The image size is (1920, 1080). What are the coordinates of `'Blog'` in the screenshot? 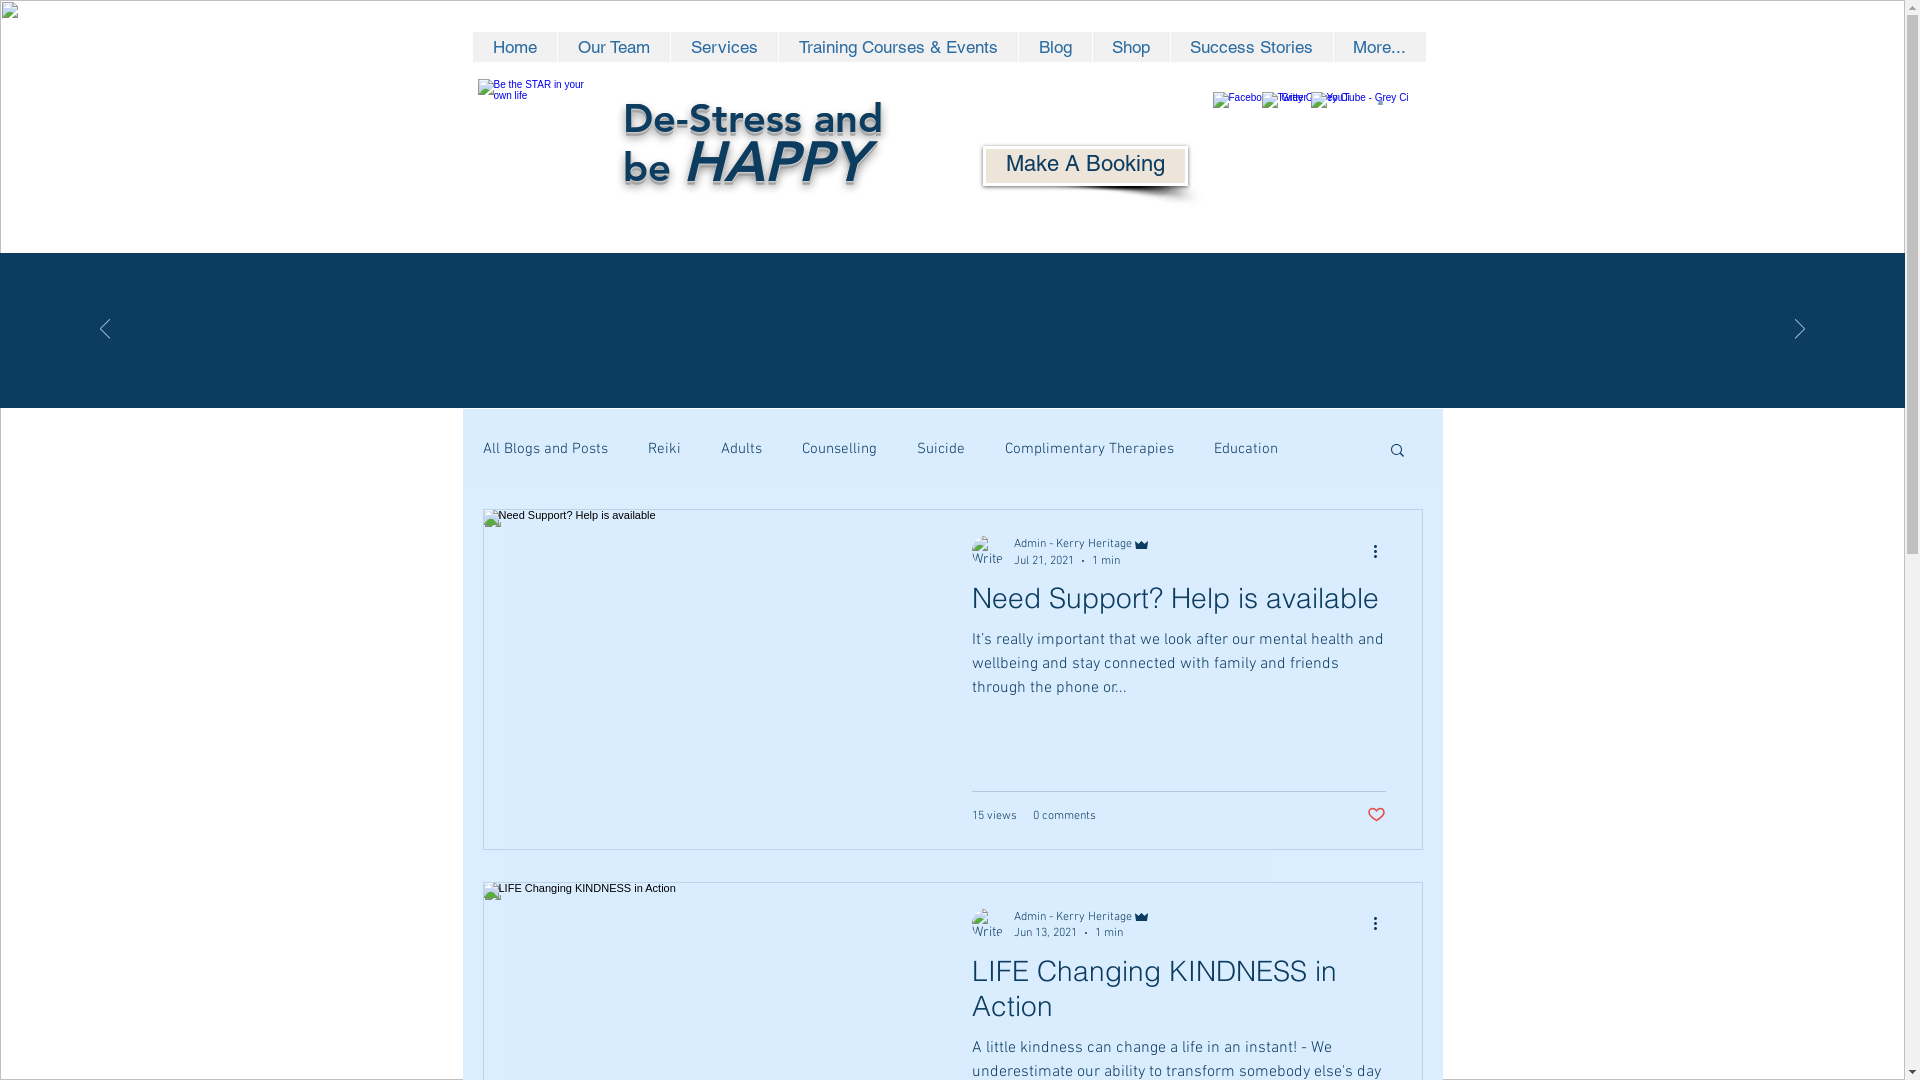 It's located at (1017, 45).